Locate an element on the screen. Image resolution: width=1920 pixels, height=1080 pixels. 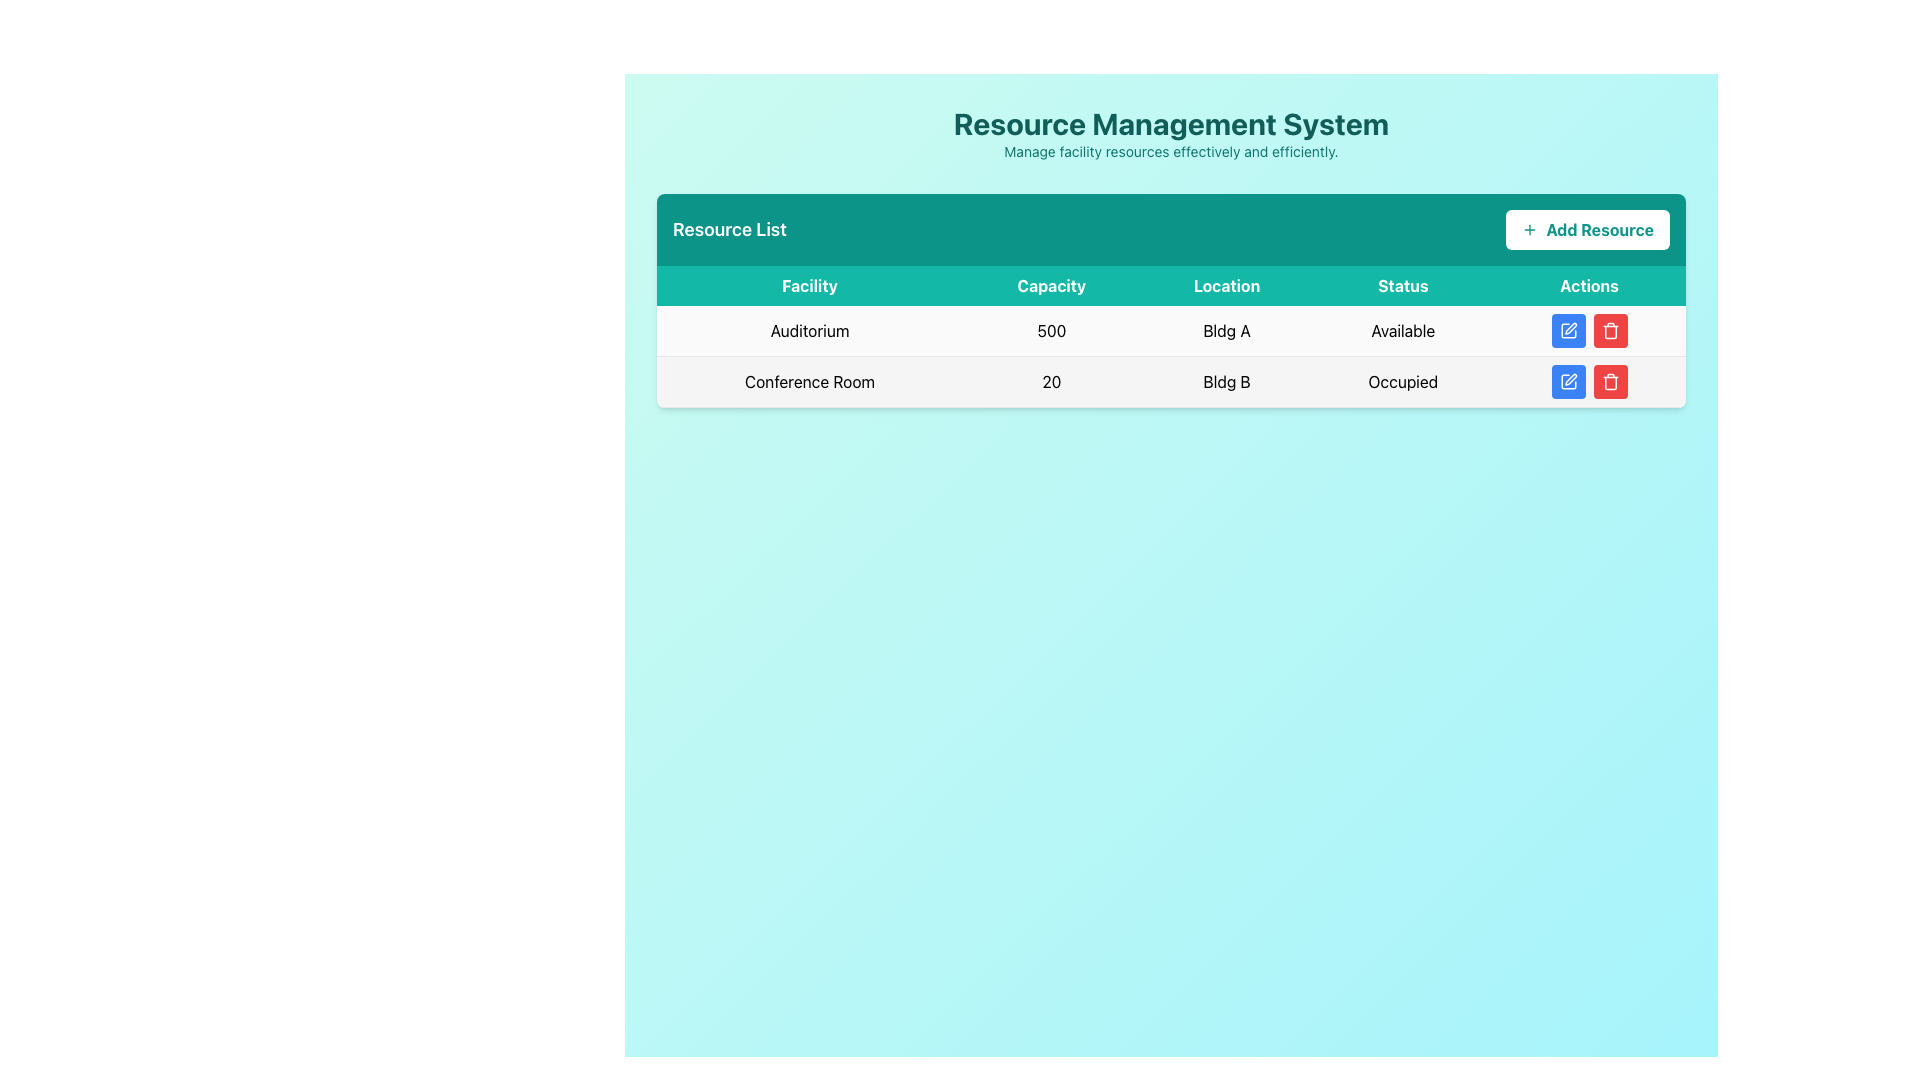
the middle component of the trash can icon is located at coordinates (1610, 331).